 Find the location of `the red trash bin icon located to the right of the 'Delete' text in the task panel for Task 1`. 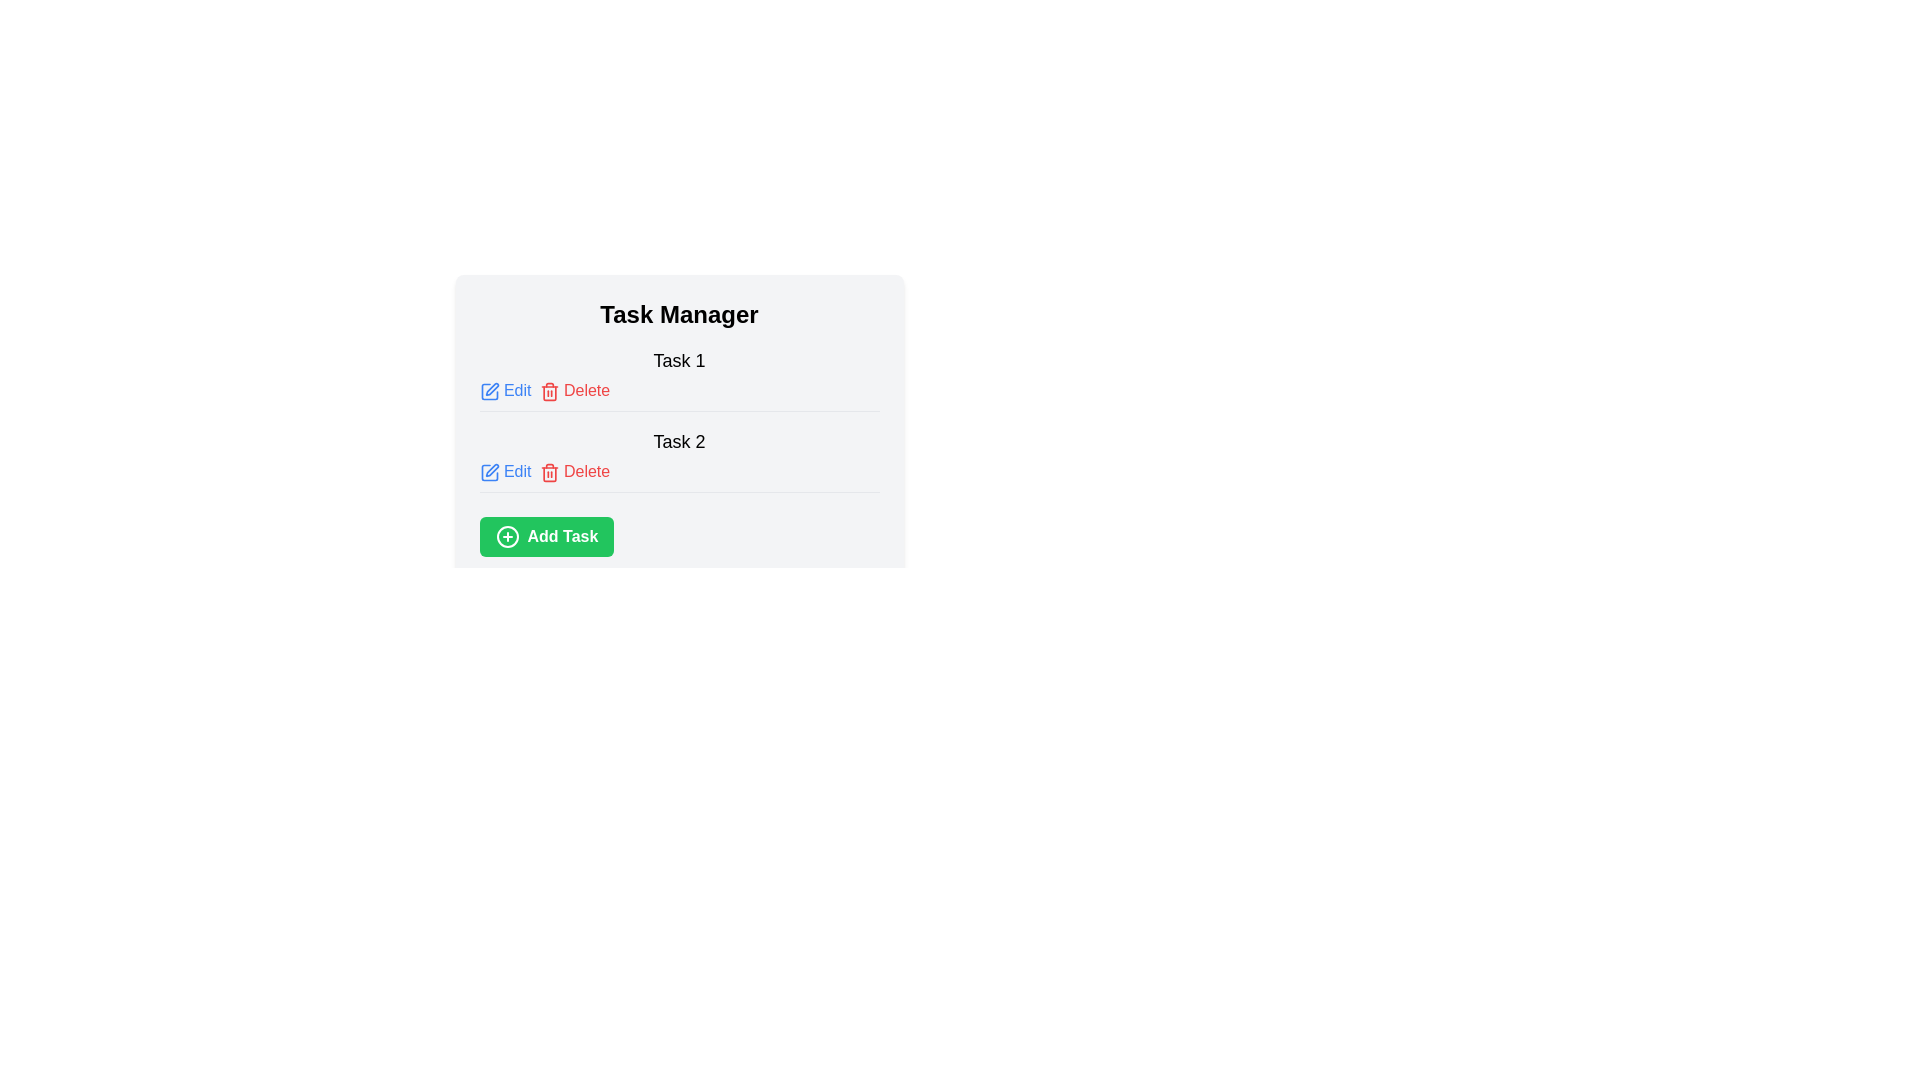

the red trash bin icon located to the right of the 'Delete' text in the task panel for Task 1 is located at coordinates (549, 472).